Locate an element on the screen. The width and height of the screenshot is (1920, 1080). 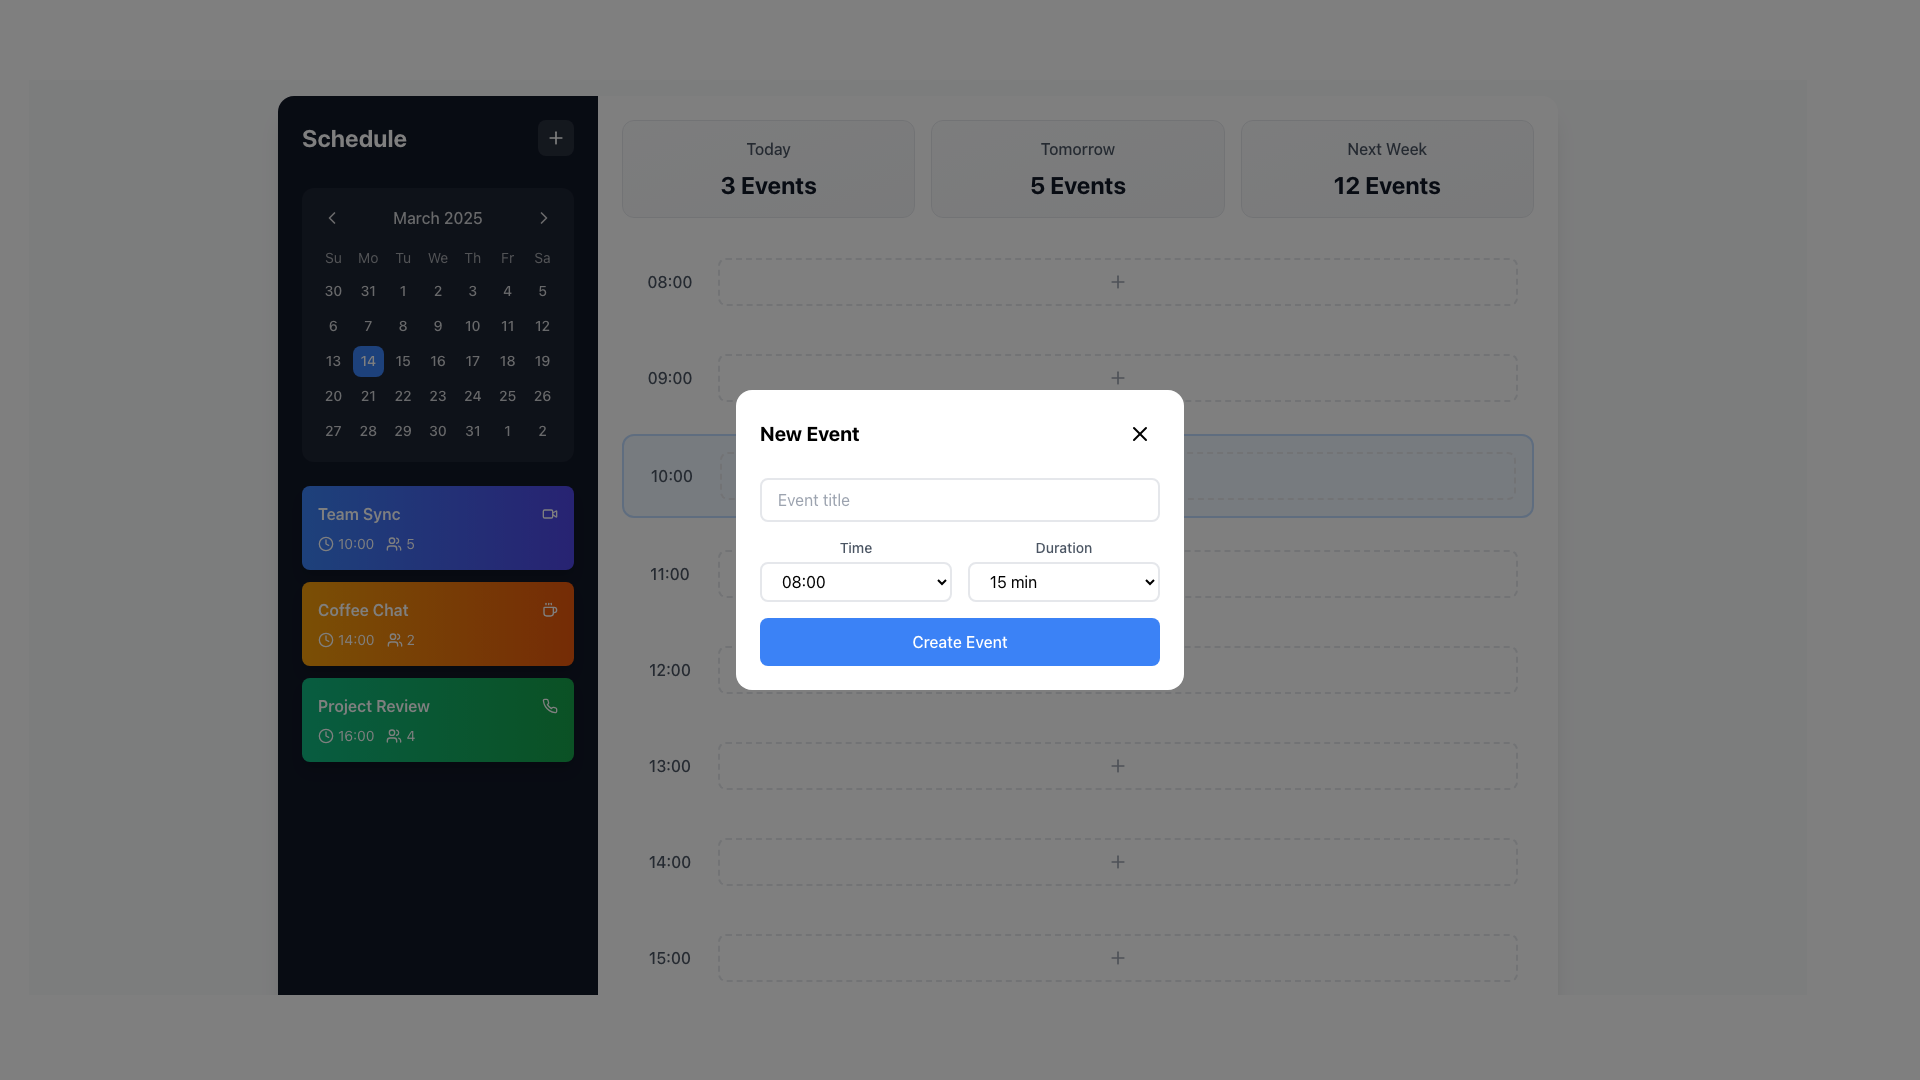
the Calendar day button located is located at coordinates (368, 396).